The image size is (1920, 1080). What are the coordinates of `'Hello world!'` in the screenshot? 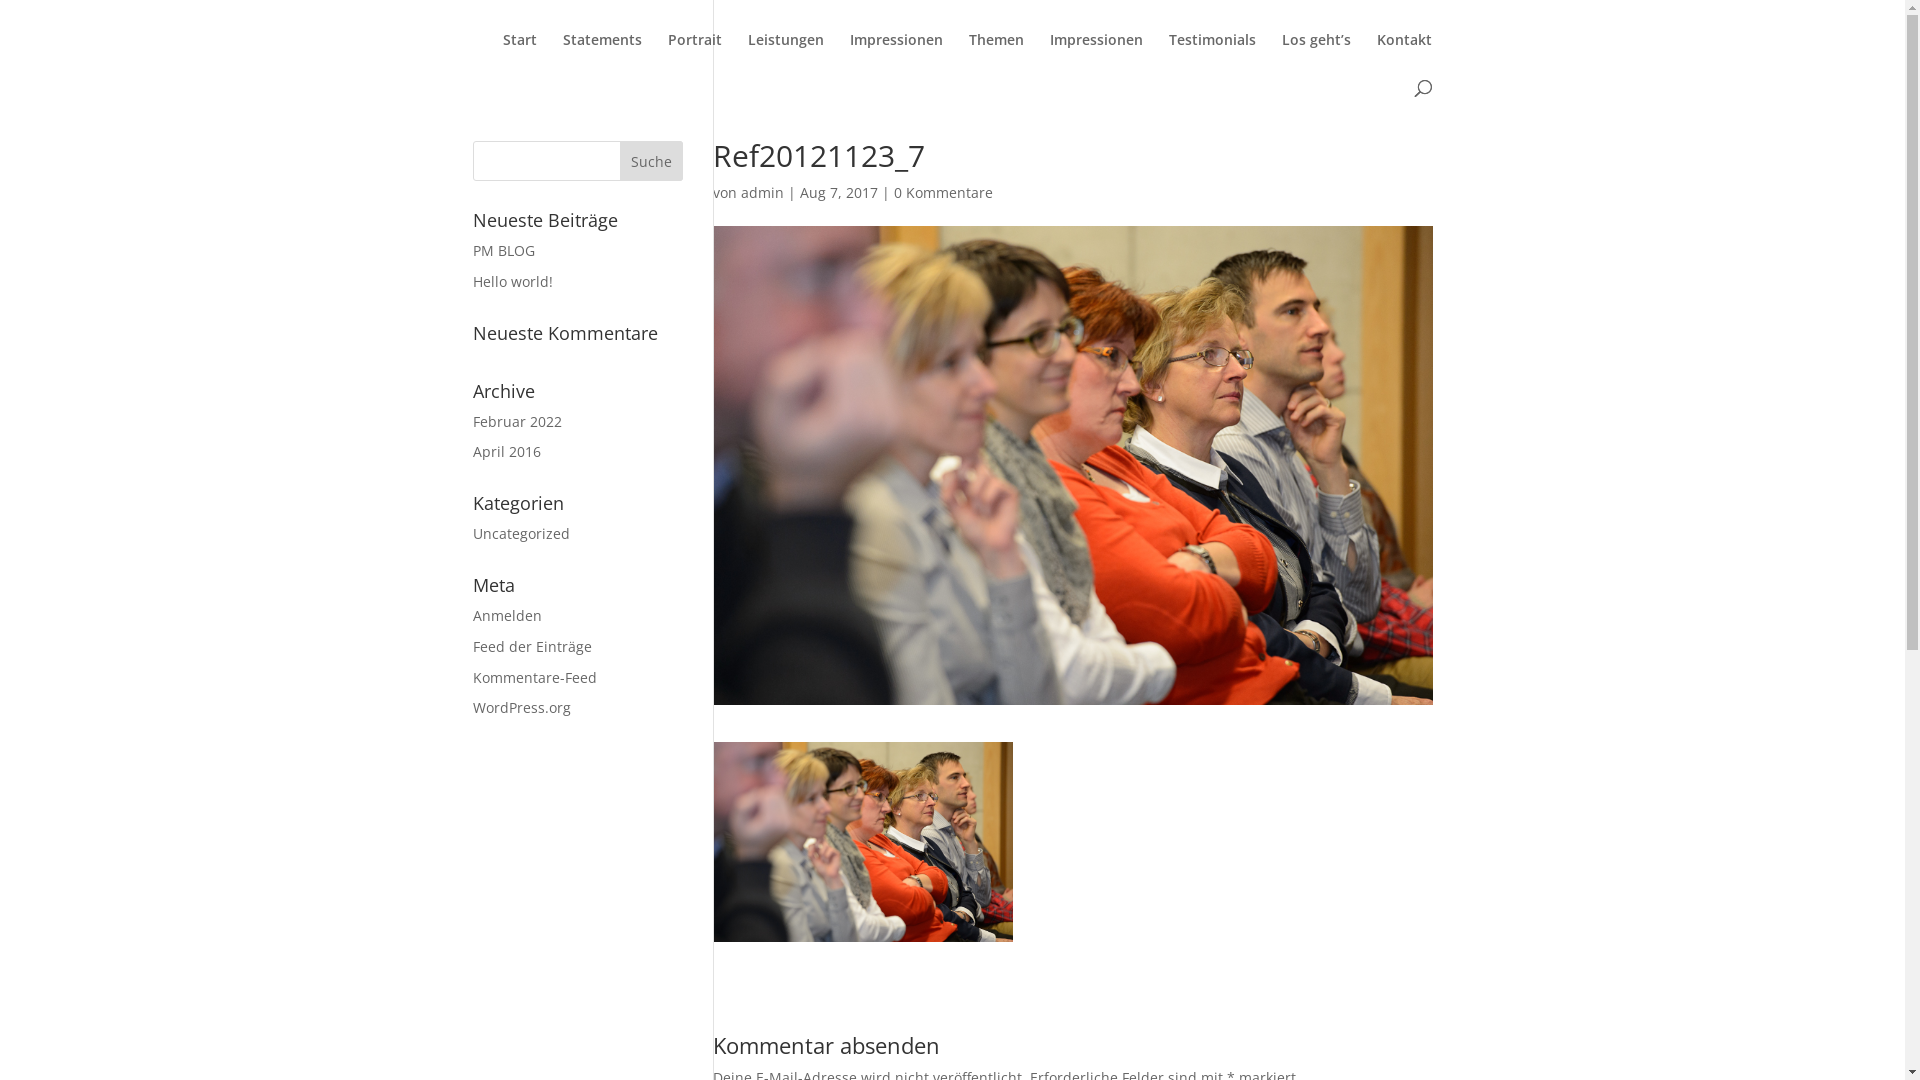 It's located at (512, 281).